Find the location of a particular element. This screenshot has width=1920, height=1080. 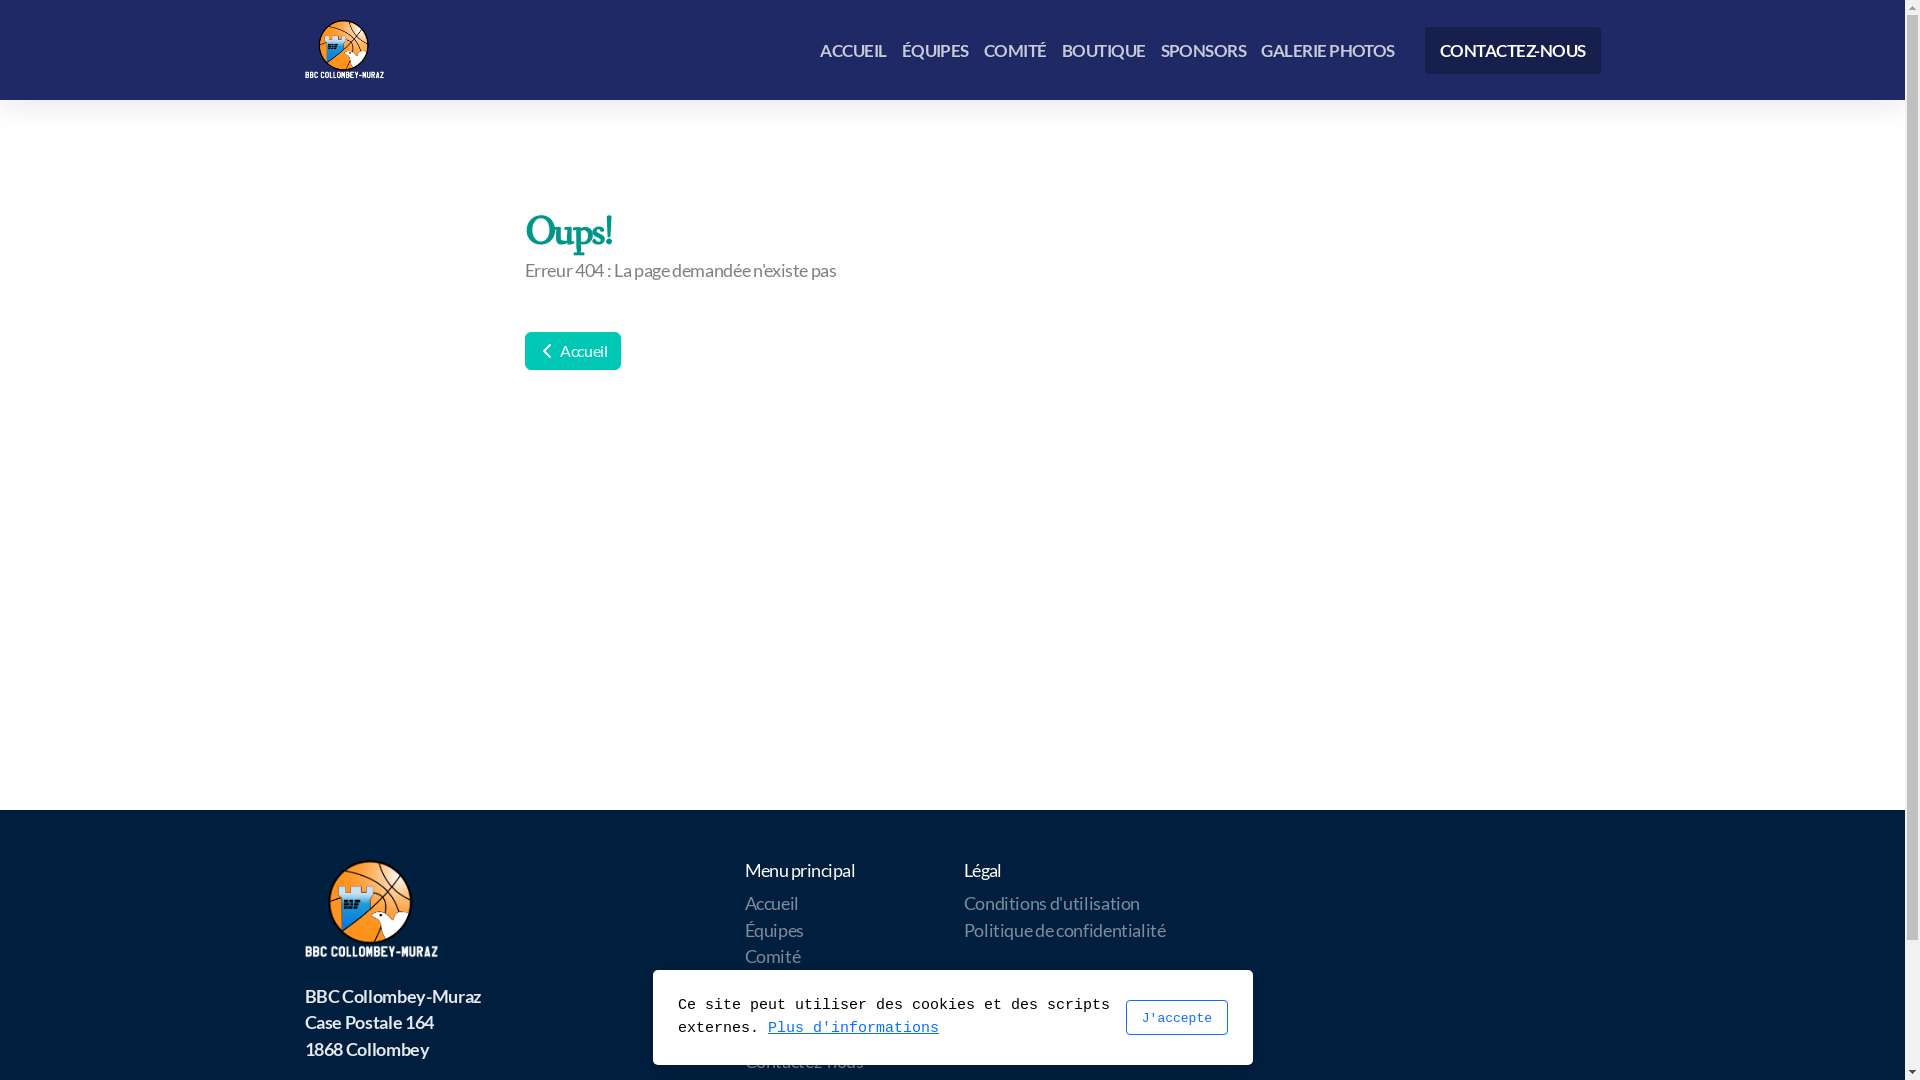

'Accueil' is located at coordinates (770, 903).